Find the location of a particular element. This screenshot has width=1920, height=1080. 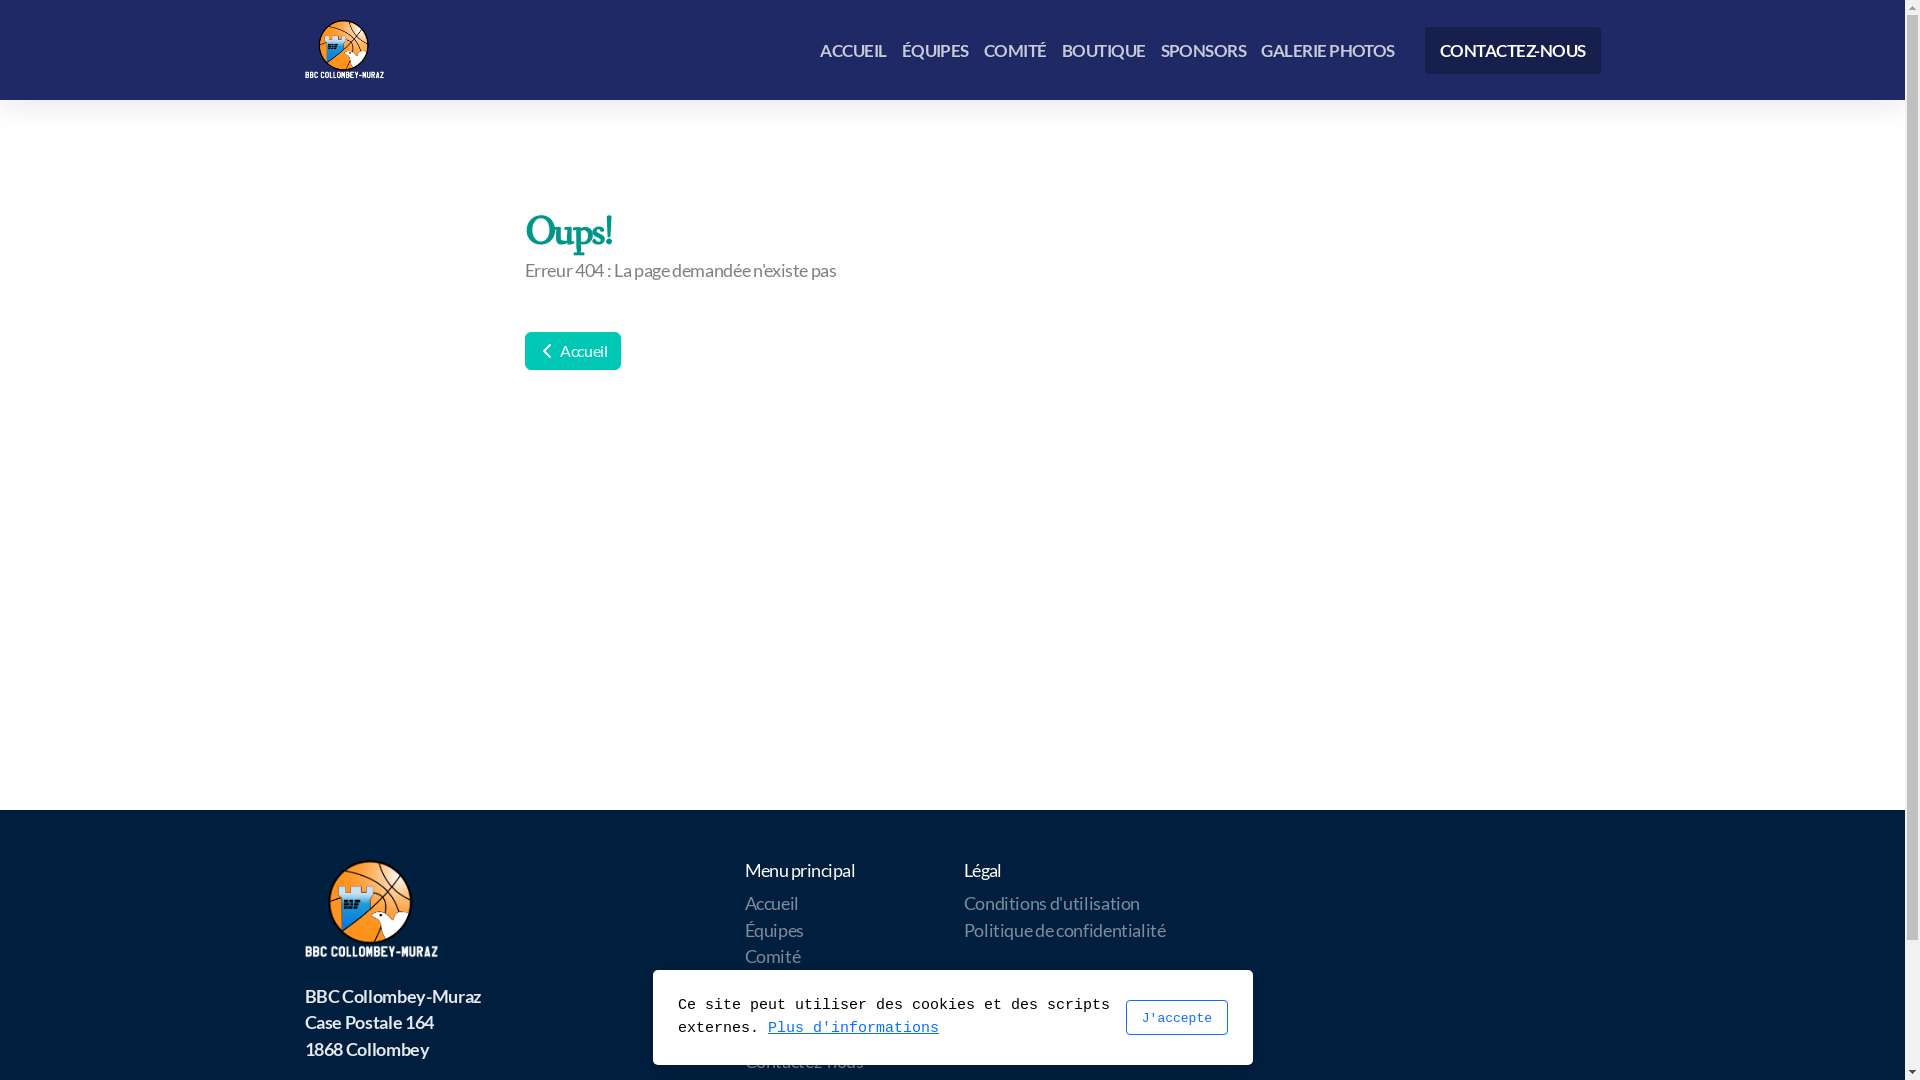

'Accueil' is located at coordinates (770, 903).